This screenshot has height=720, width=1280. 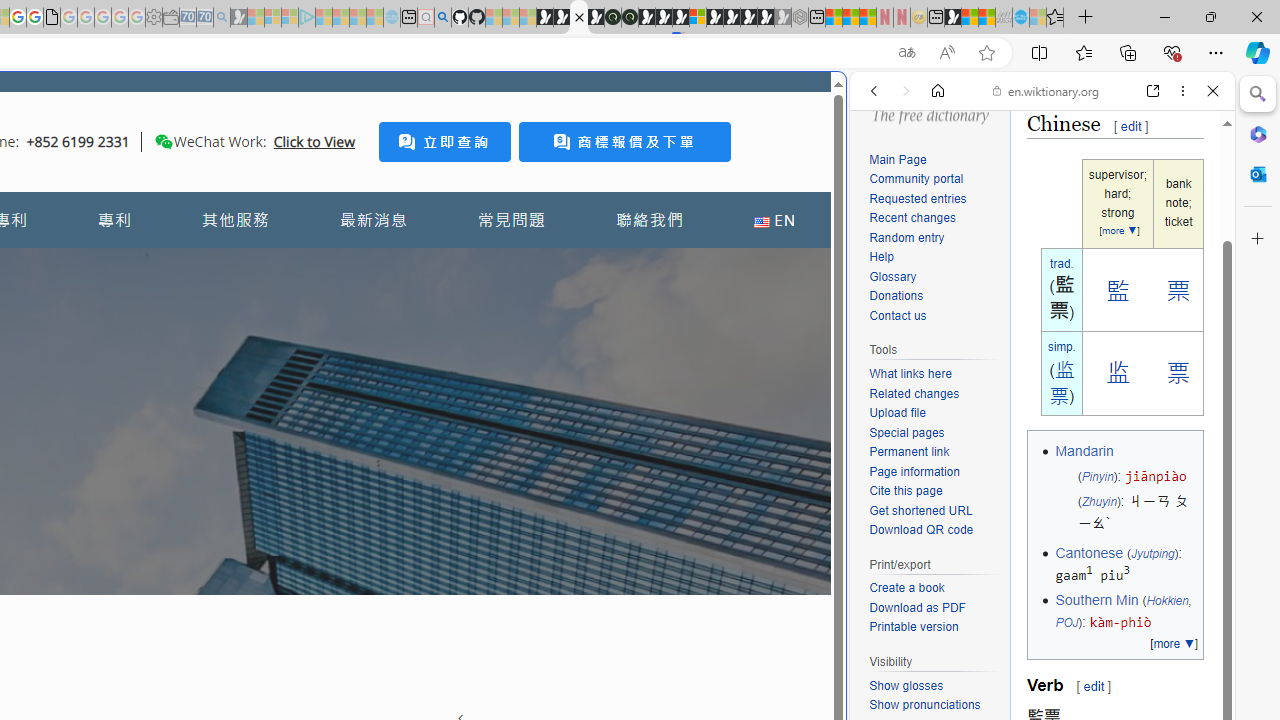 I want to click on 'google_privacy_policy_zh-CN.pdf', so click(x=51, y=17).